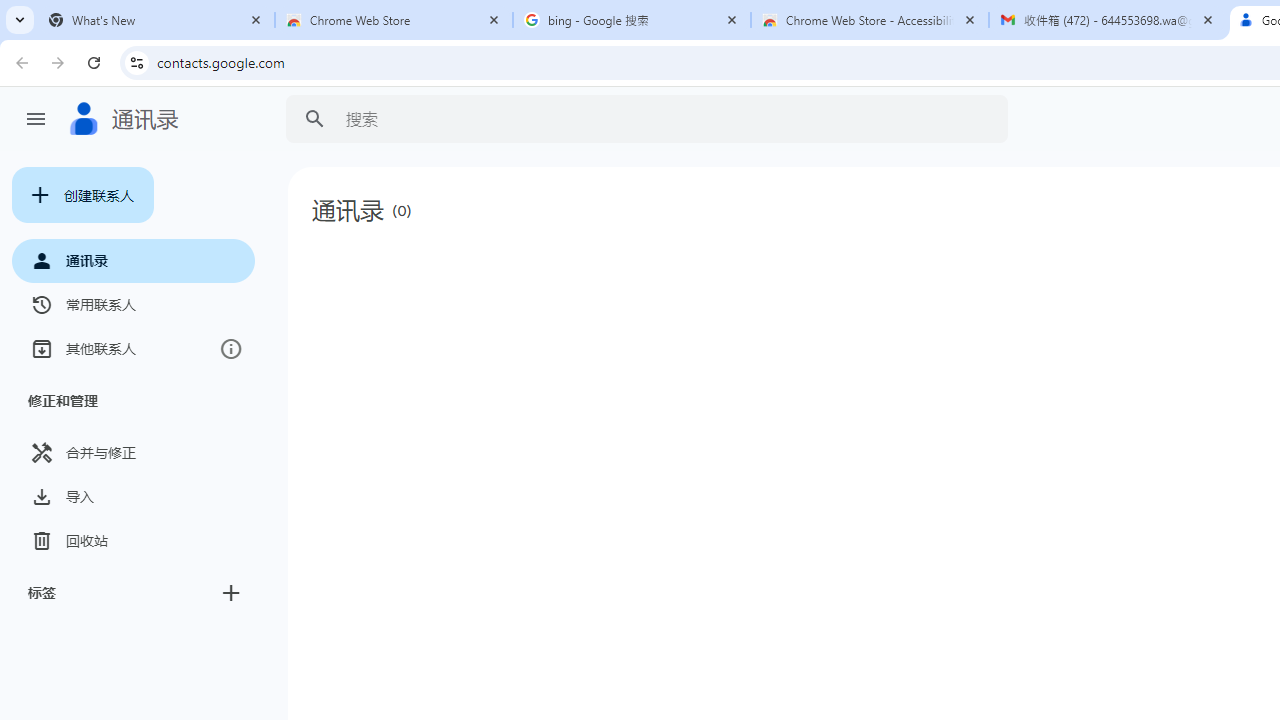 This screenshot has height=720, width=1280. I want to click on 'What', so click(155, 20).